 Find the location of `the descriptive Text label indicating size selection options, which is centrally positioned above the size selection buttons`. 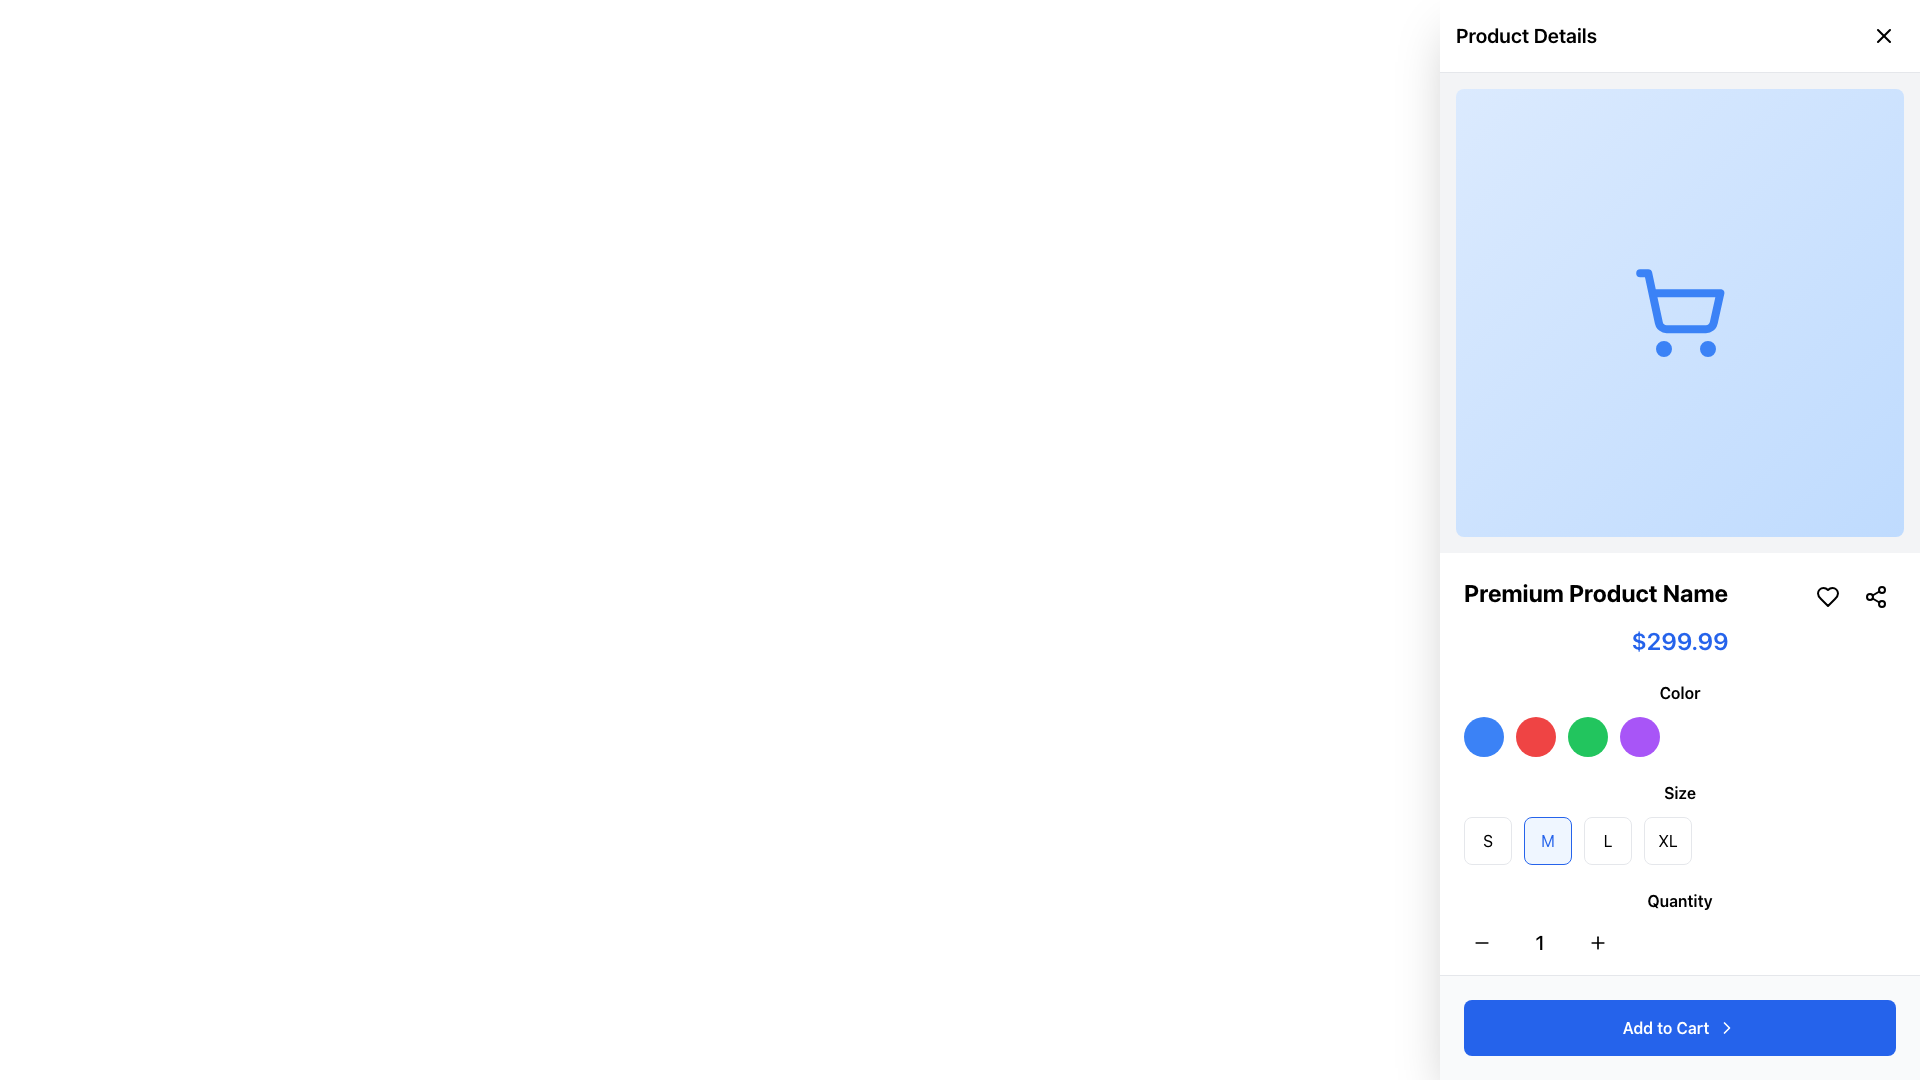

the descriptive Text label indicating size selection options, which is centrally positioned above the size selection buttons is located at coordinates (1680, 792).